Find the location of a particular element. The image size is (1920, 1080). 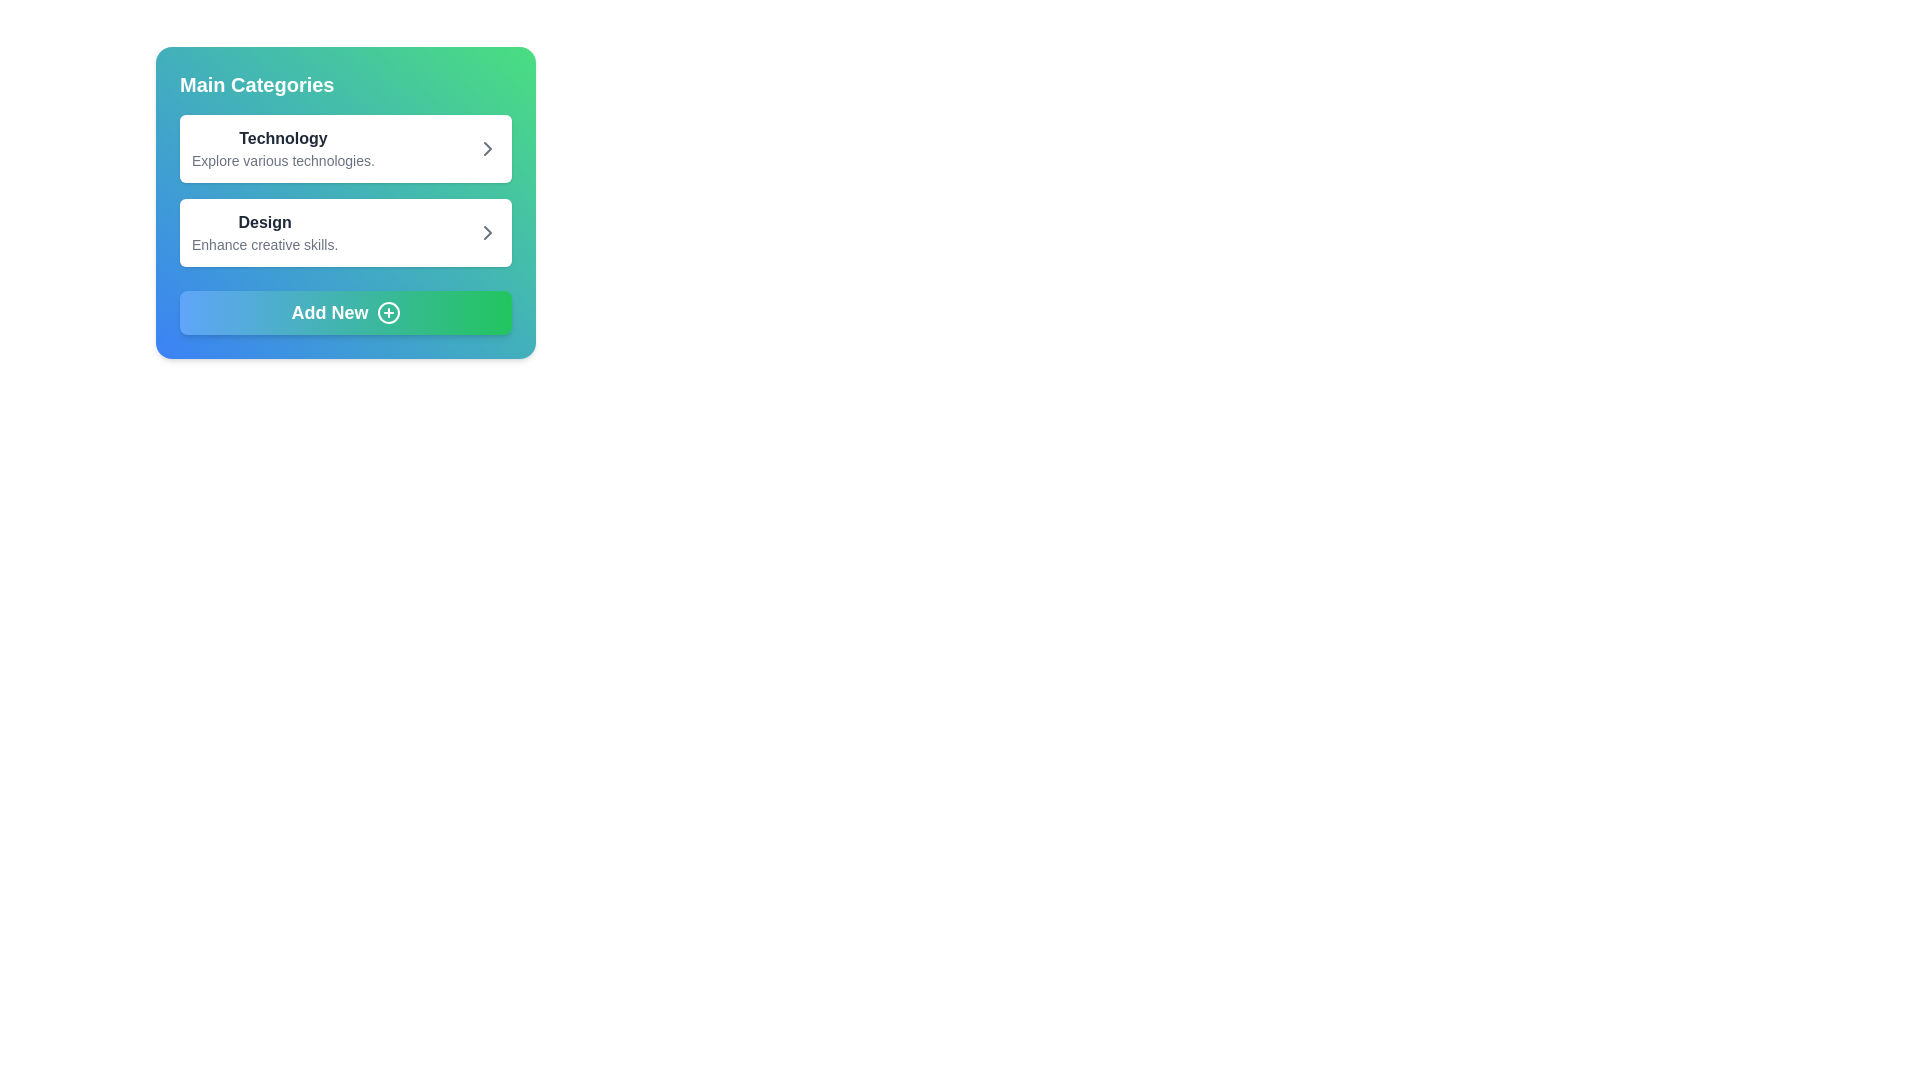

the first list item labeled 'Technology' with a bold title and a right-chevron icon is located at coordinates (345, 148).